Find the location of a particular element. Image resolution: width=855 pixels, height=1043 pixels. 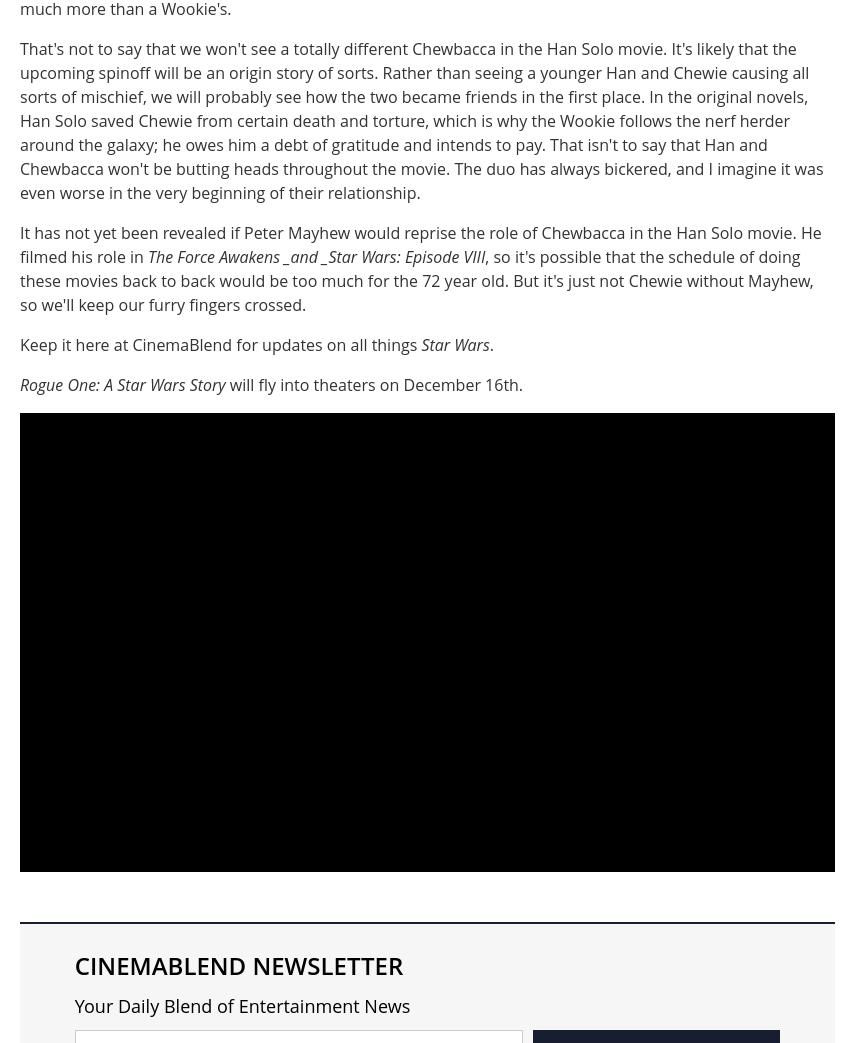

'That's not to say that we won't see a totally different Chewbacca in the Han Solo movie. It's likely that the upcoming spinoff will be an origin story of sorts. Rather than seeing a younger Han and Chewie causing all sorts of mischief, we will probably see how the two became friends in the first place. In the original novels, Han Solo saved Chewie from certain death and torture, which is why the Wookie follows the nerf herder around the galaxy; he owes him a debt of gratitude and intends to pay. That isn't to say that Han and Chewbacca won't be butting heads throughout the movie. The duo has always bickered, and I imagine it was even worse in the very beginning of their relationship.' is located at coordinates (421, 120).